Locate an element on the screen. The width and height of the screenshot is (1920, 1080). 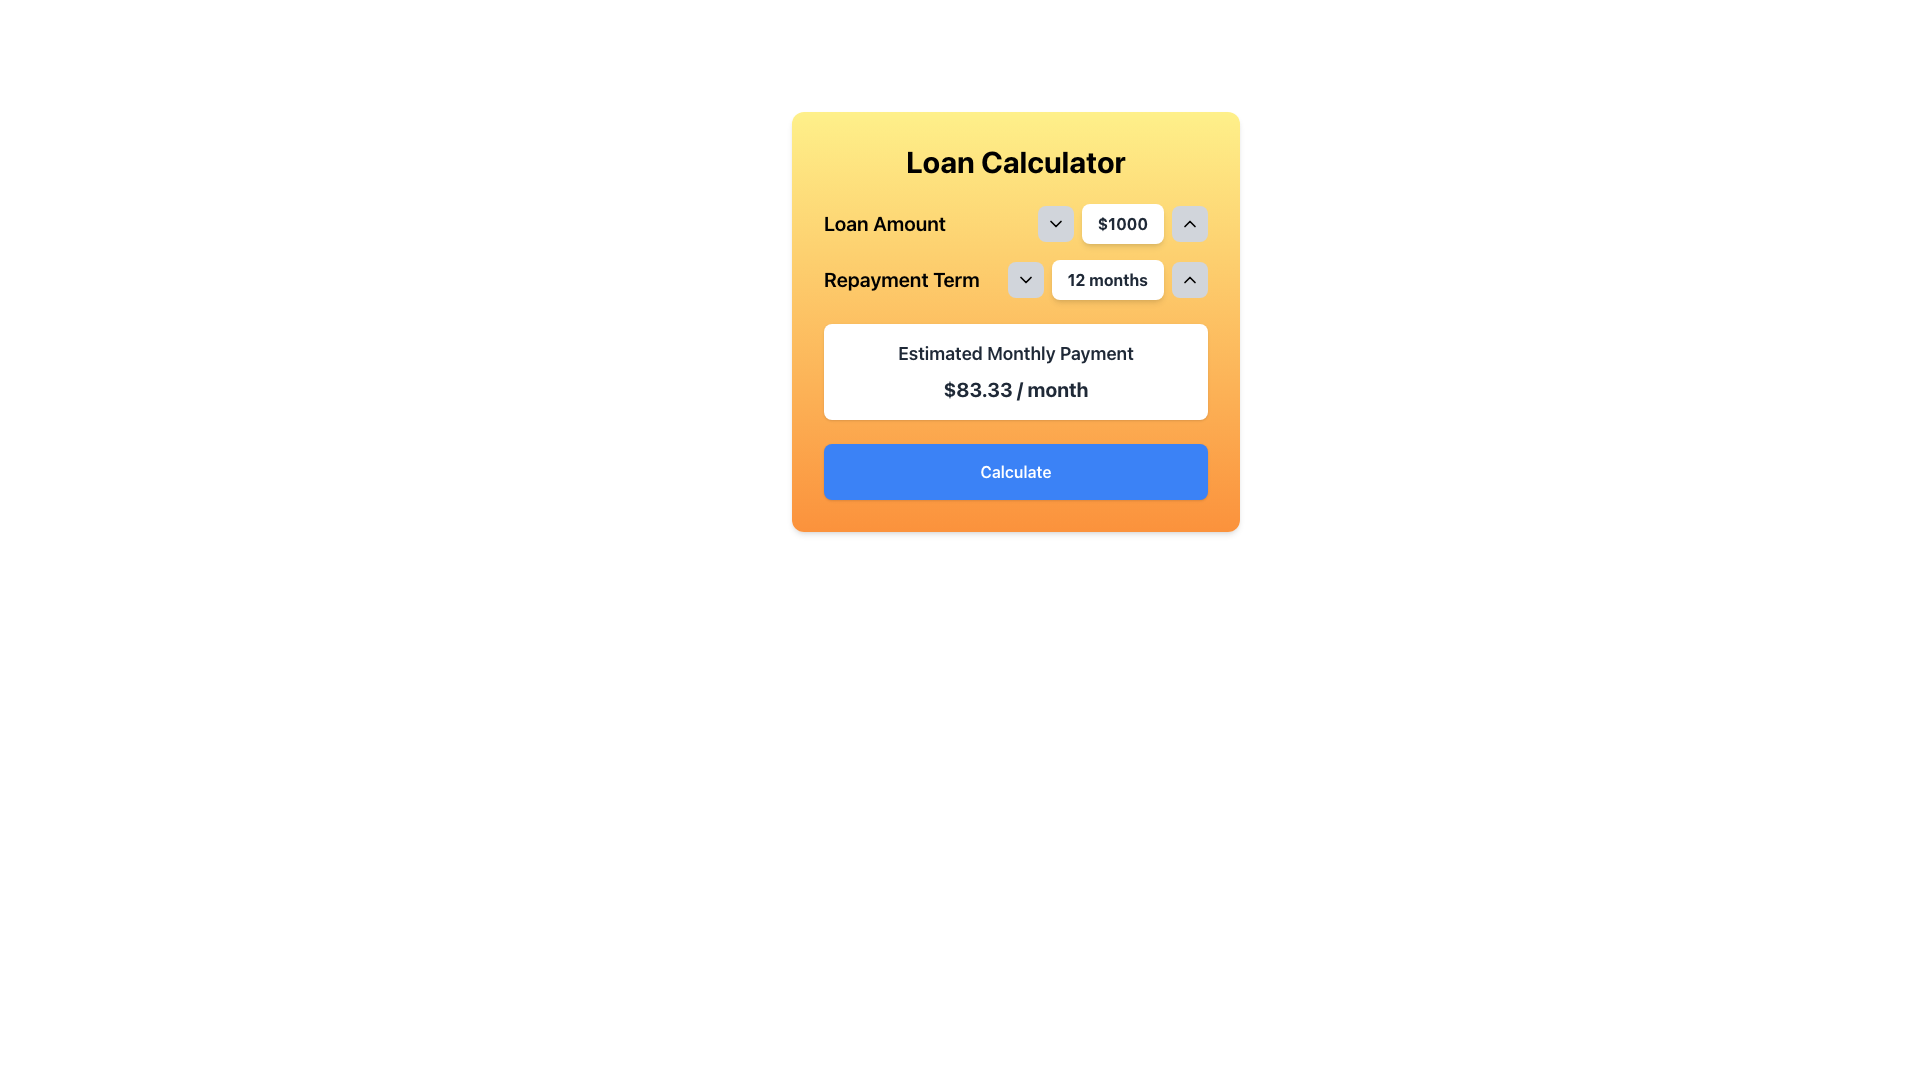
the button located to the left of the '$1000' text, which opens a dropdown menu for loan amount options is located at coordinates (1054, 223).